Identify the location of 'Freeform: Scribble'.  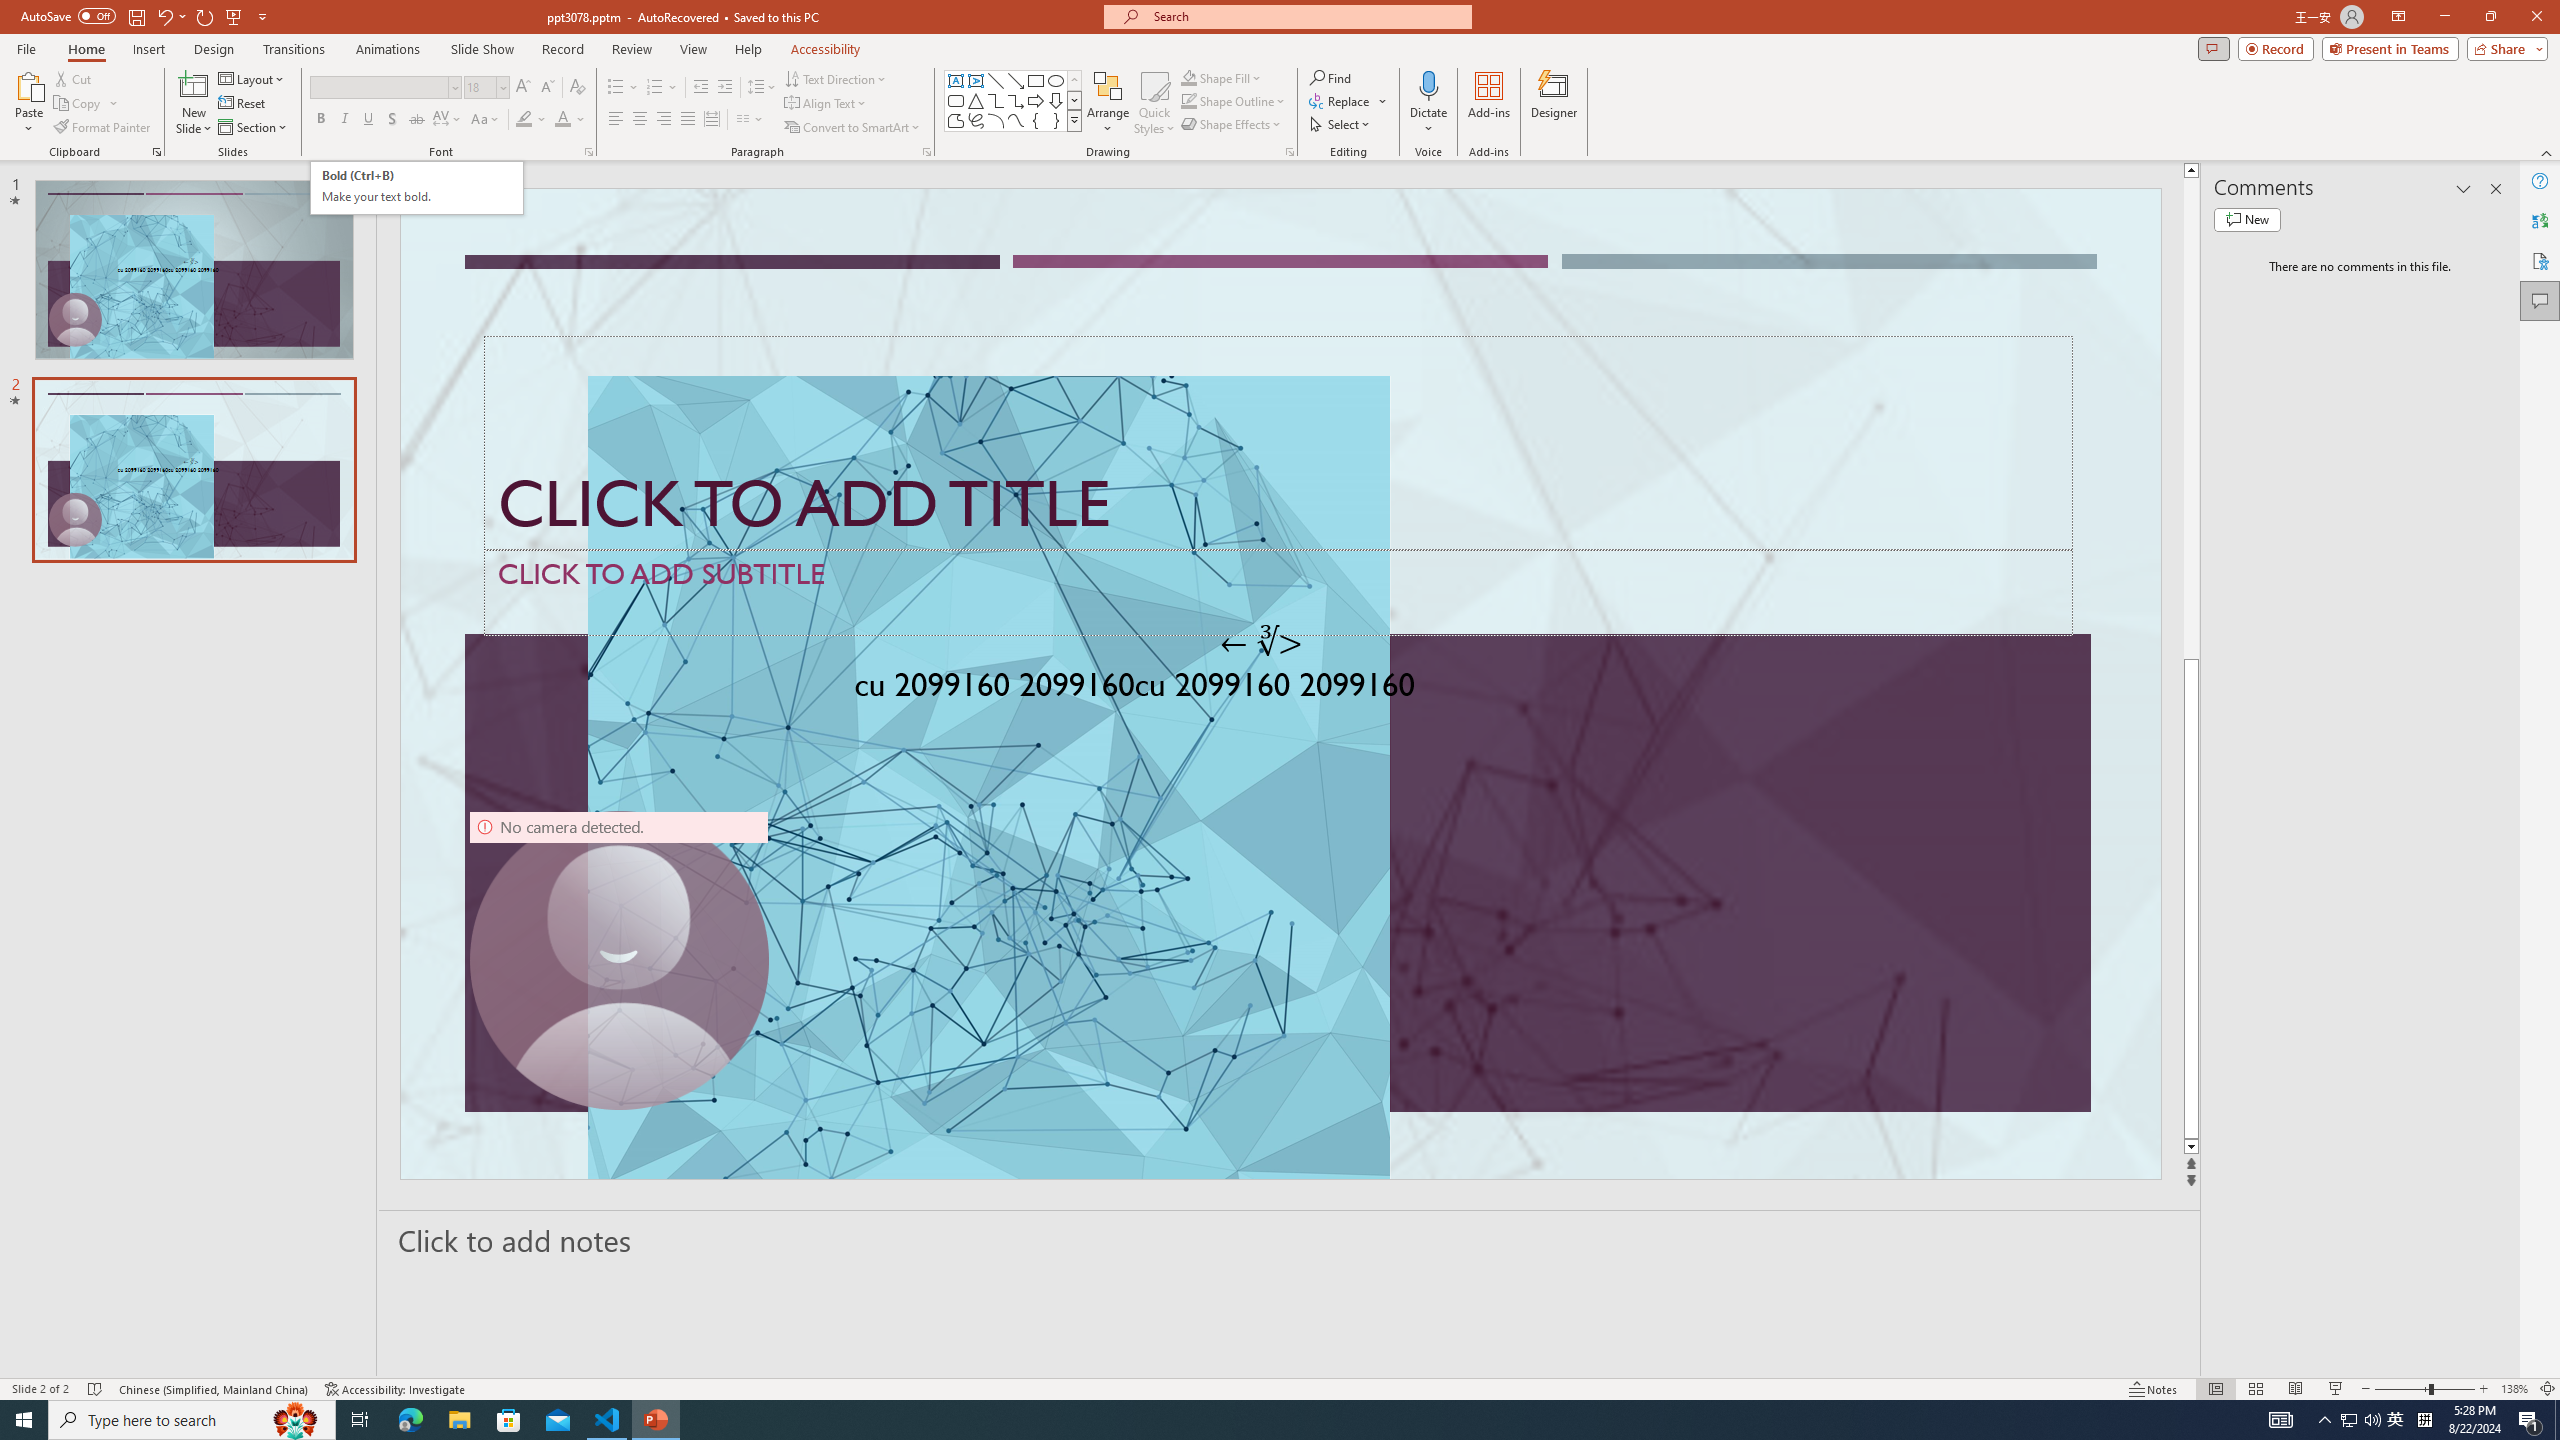
(974, 119).